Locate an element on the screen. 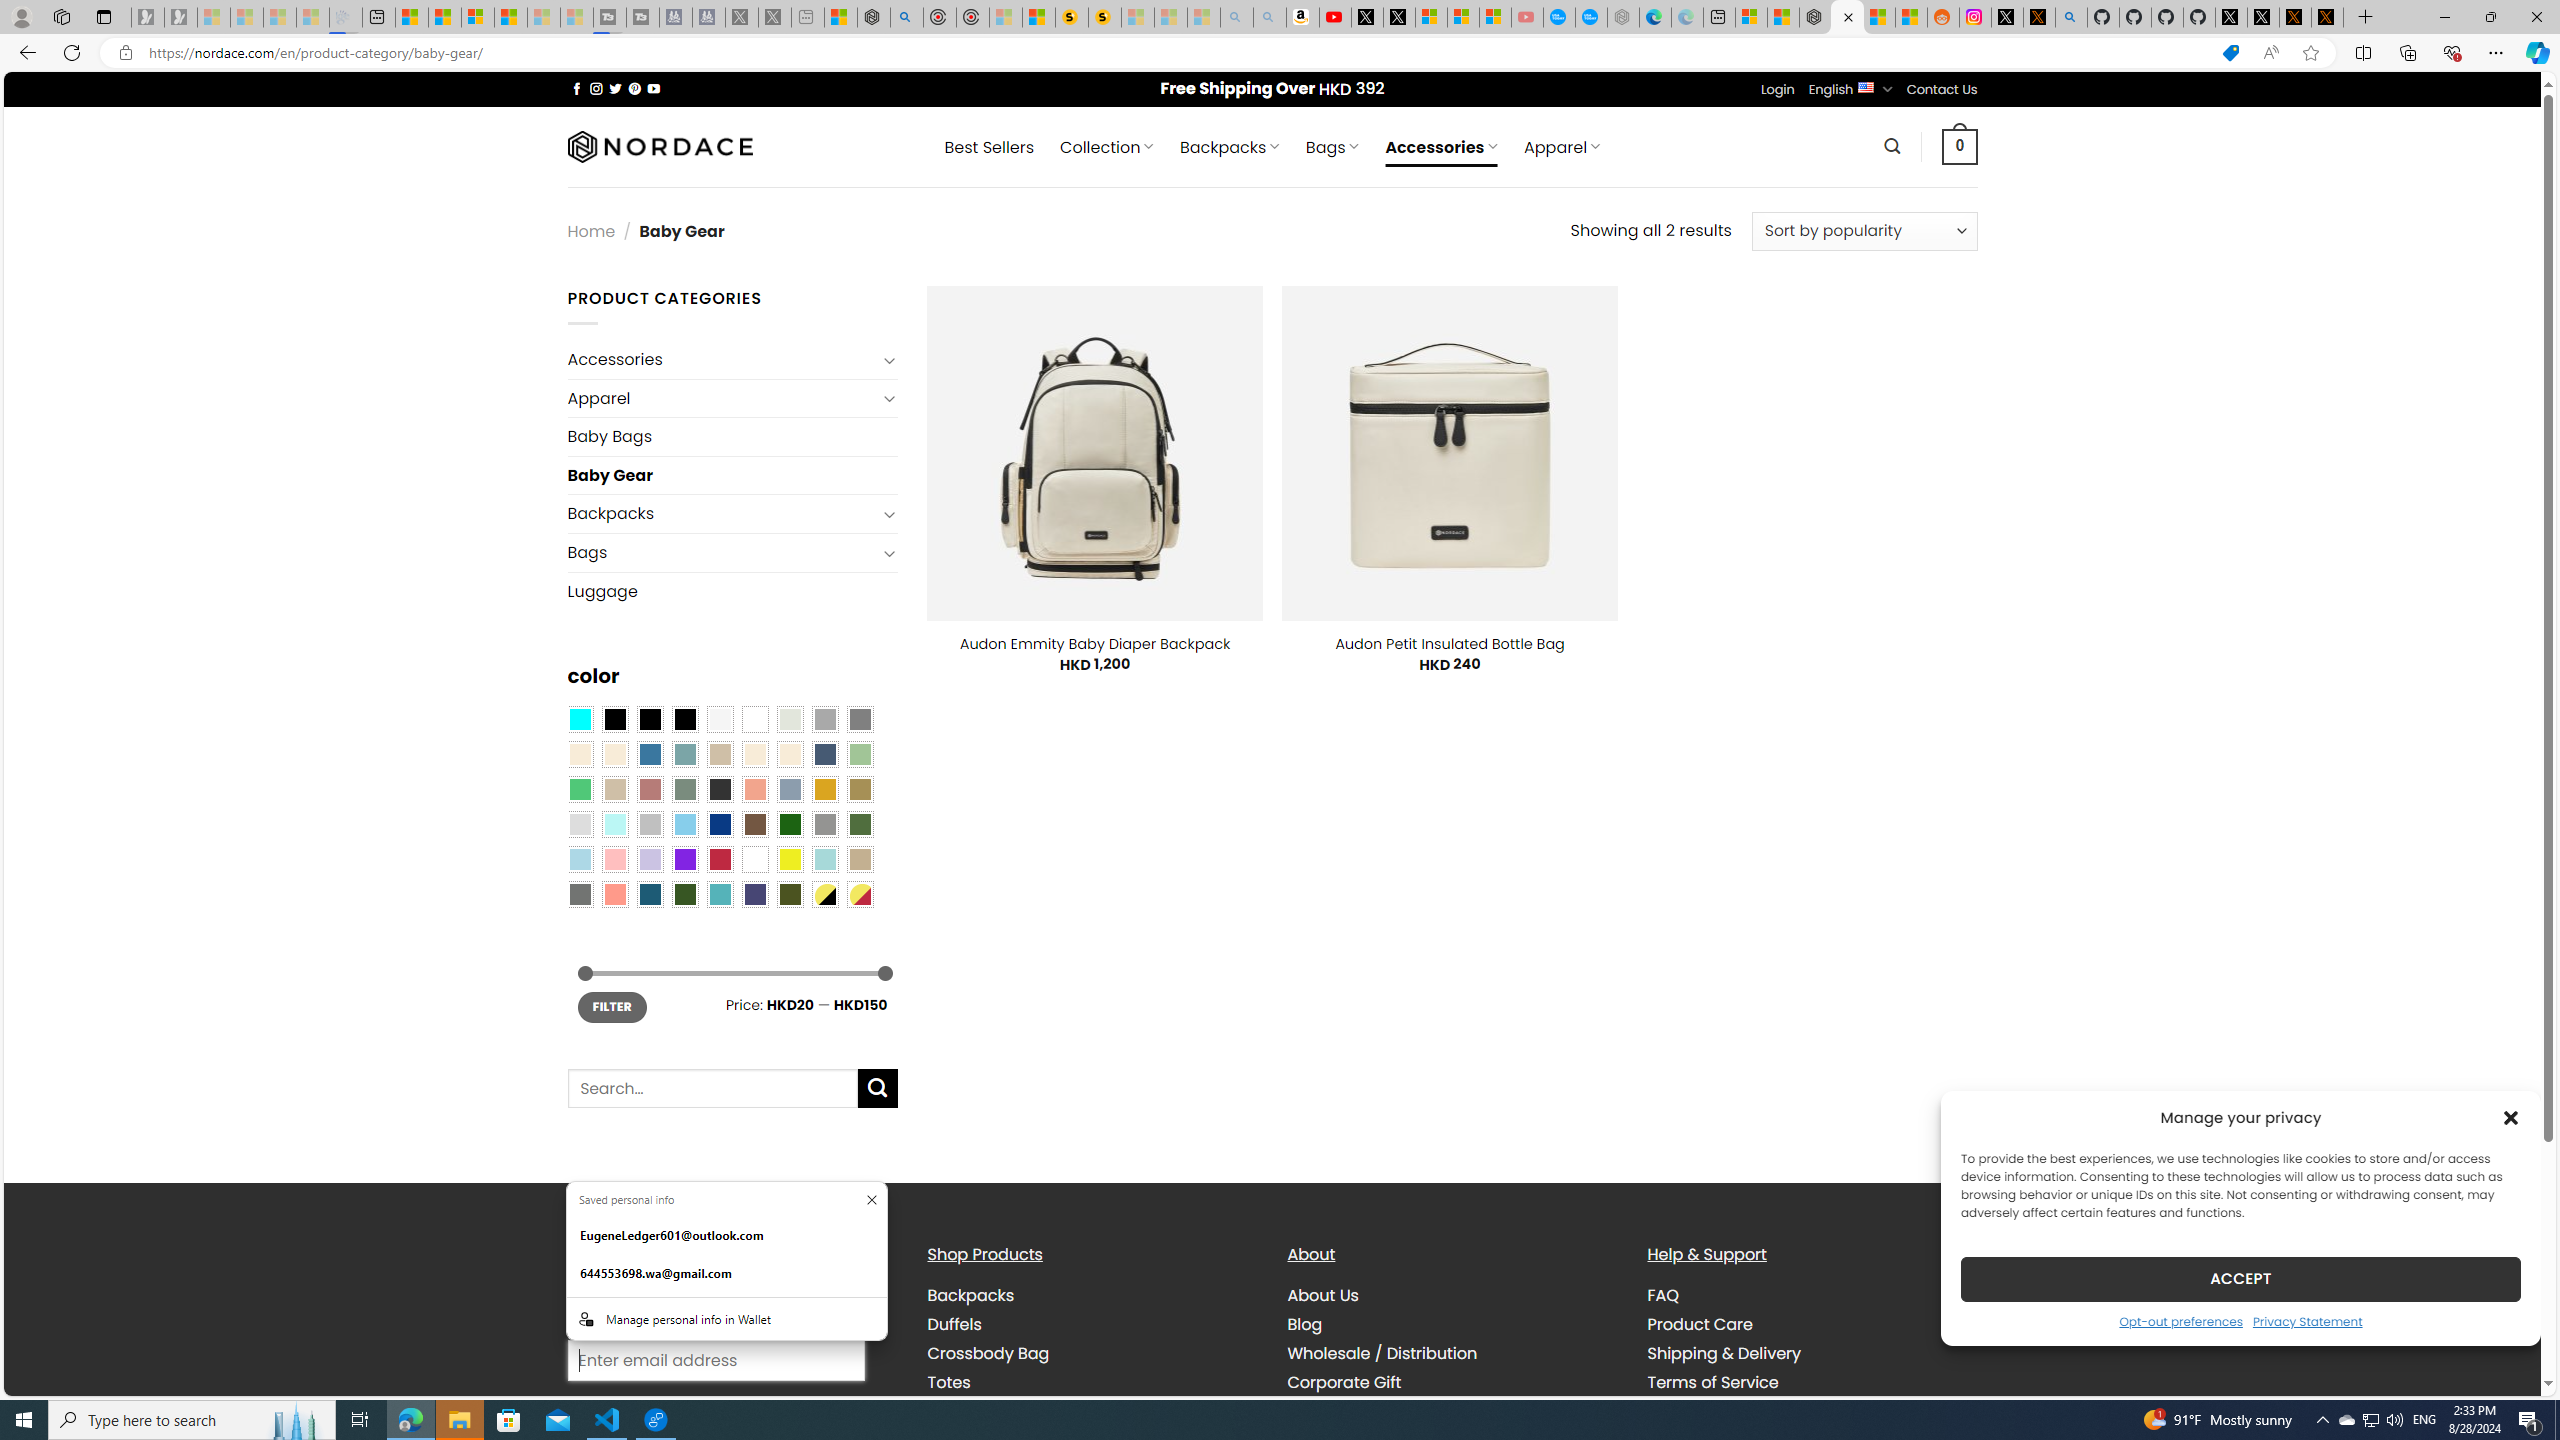 The image size is (2560, 1440). 'Light Purple' is located at coordinates (649, 858).